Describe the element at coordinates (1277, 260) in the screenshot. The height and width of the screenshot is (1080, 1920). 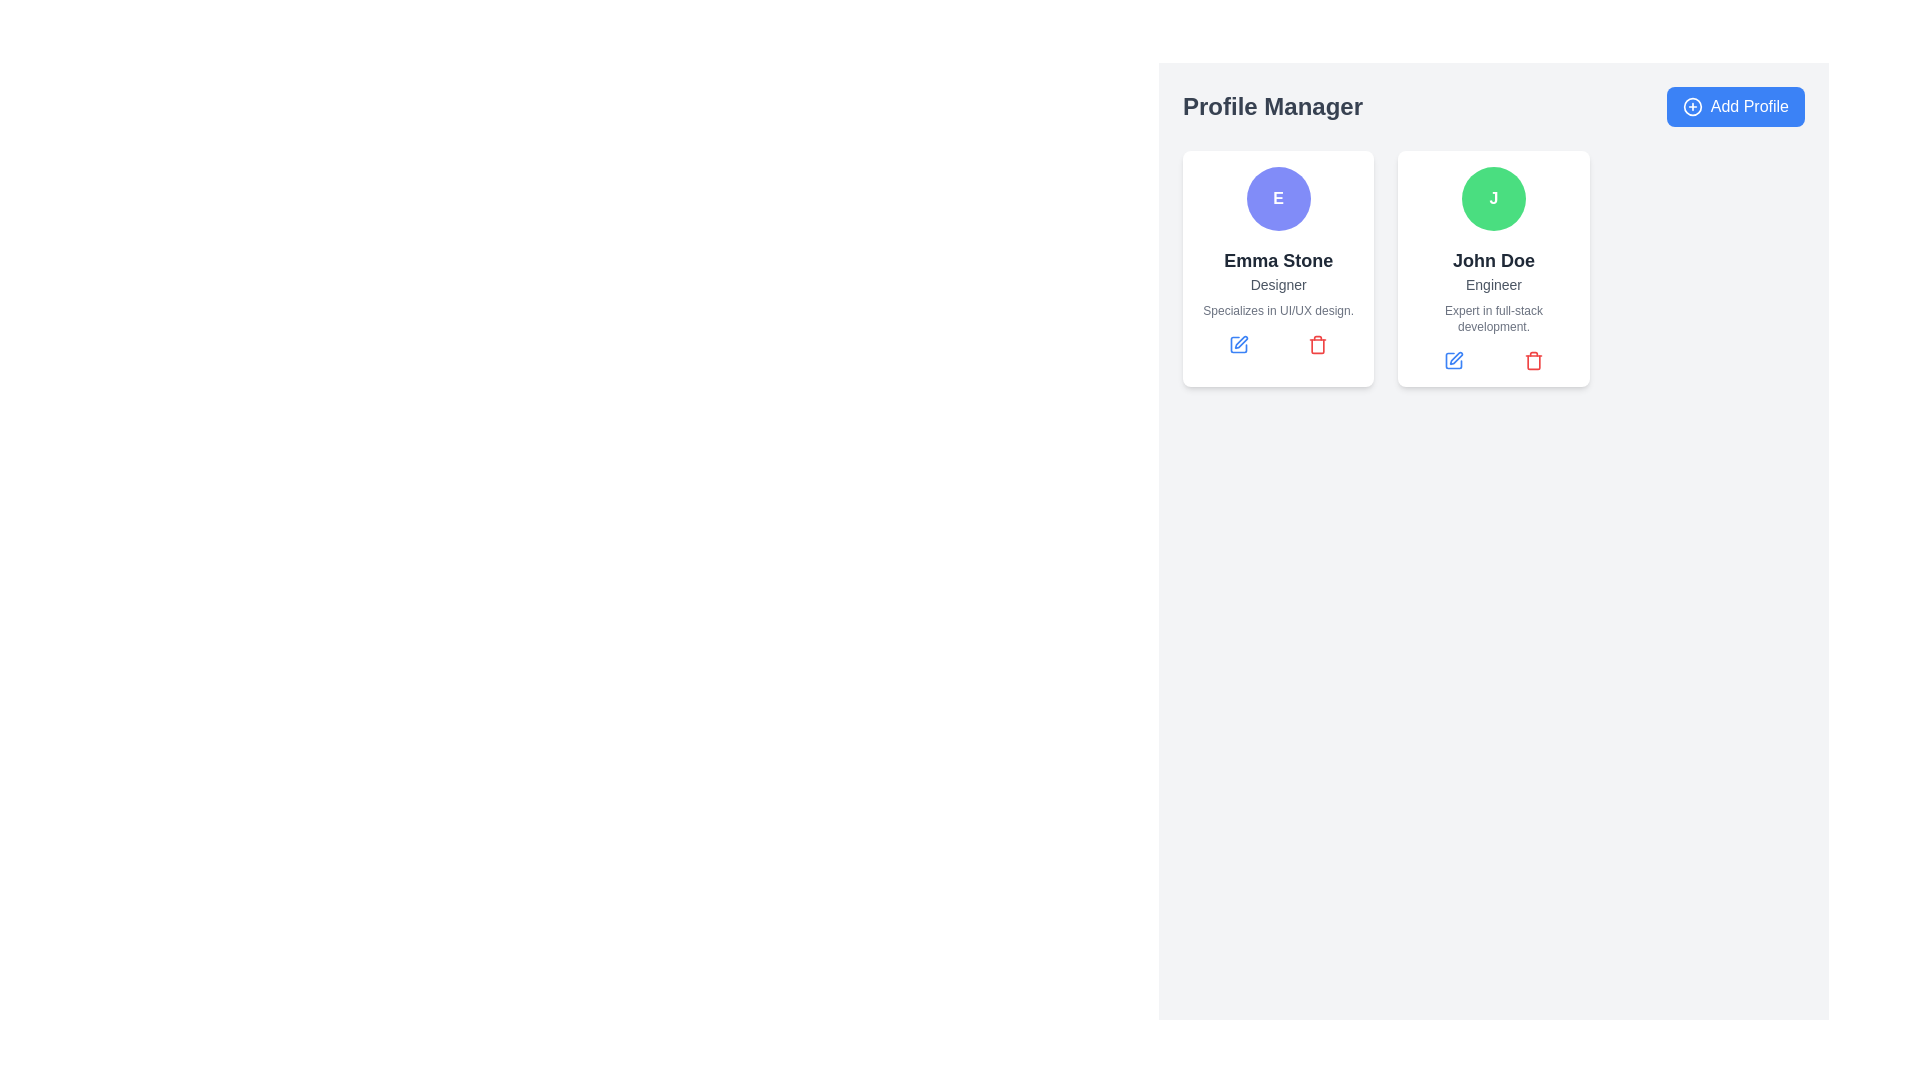
I see `the text label displaying the name 'Emma Stone' located in the first profile card above the text 'Designer'` at that location.